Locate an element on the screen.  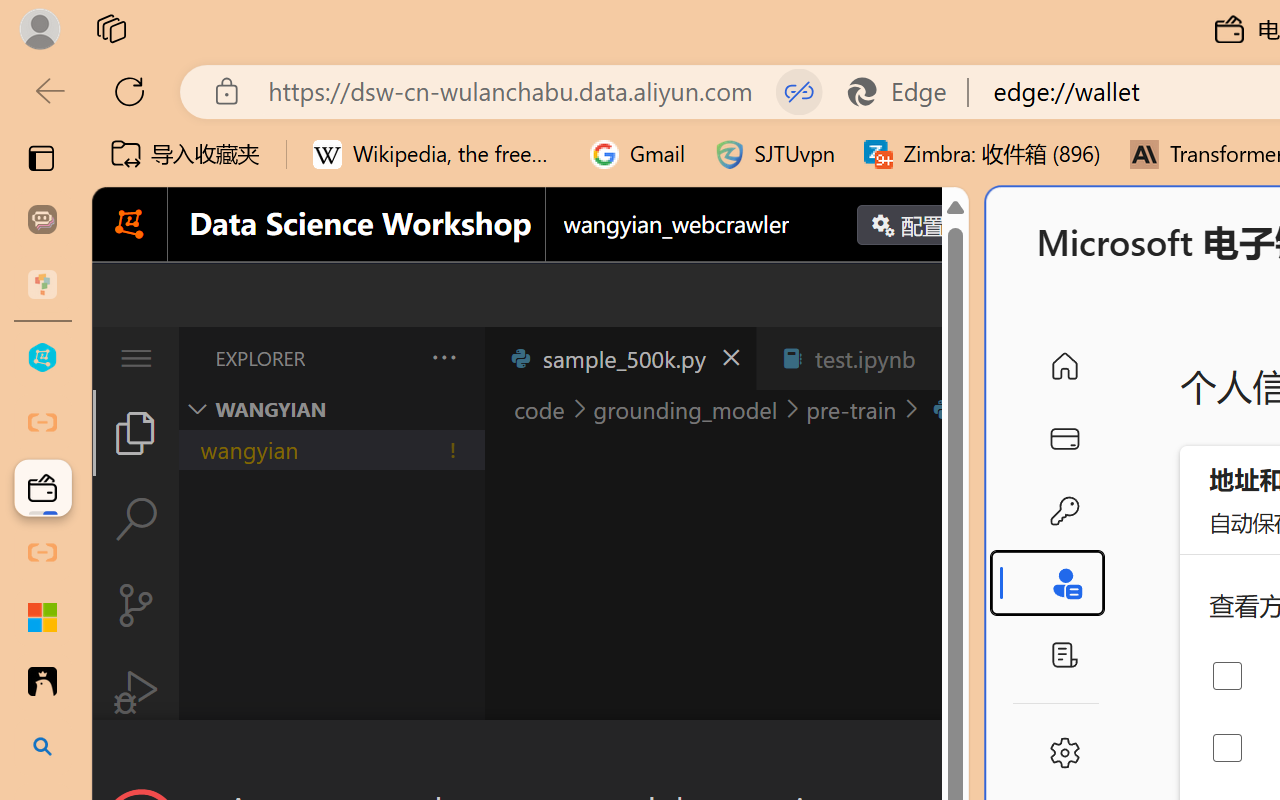
'Class: menubar compact overflow-menu-only' is located at coordinates (134, 358).